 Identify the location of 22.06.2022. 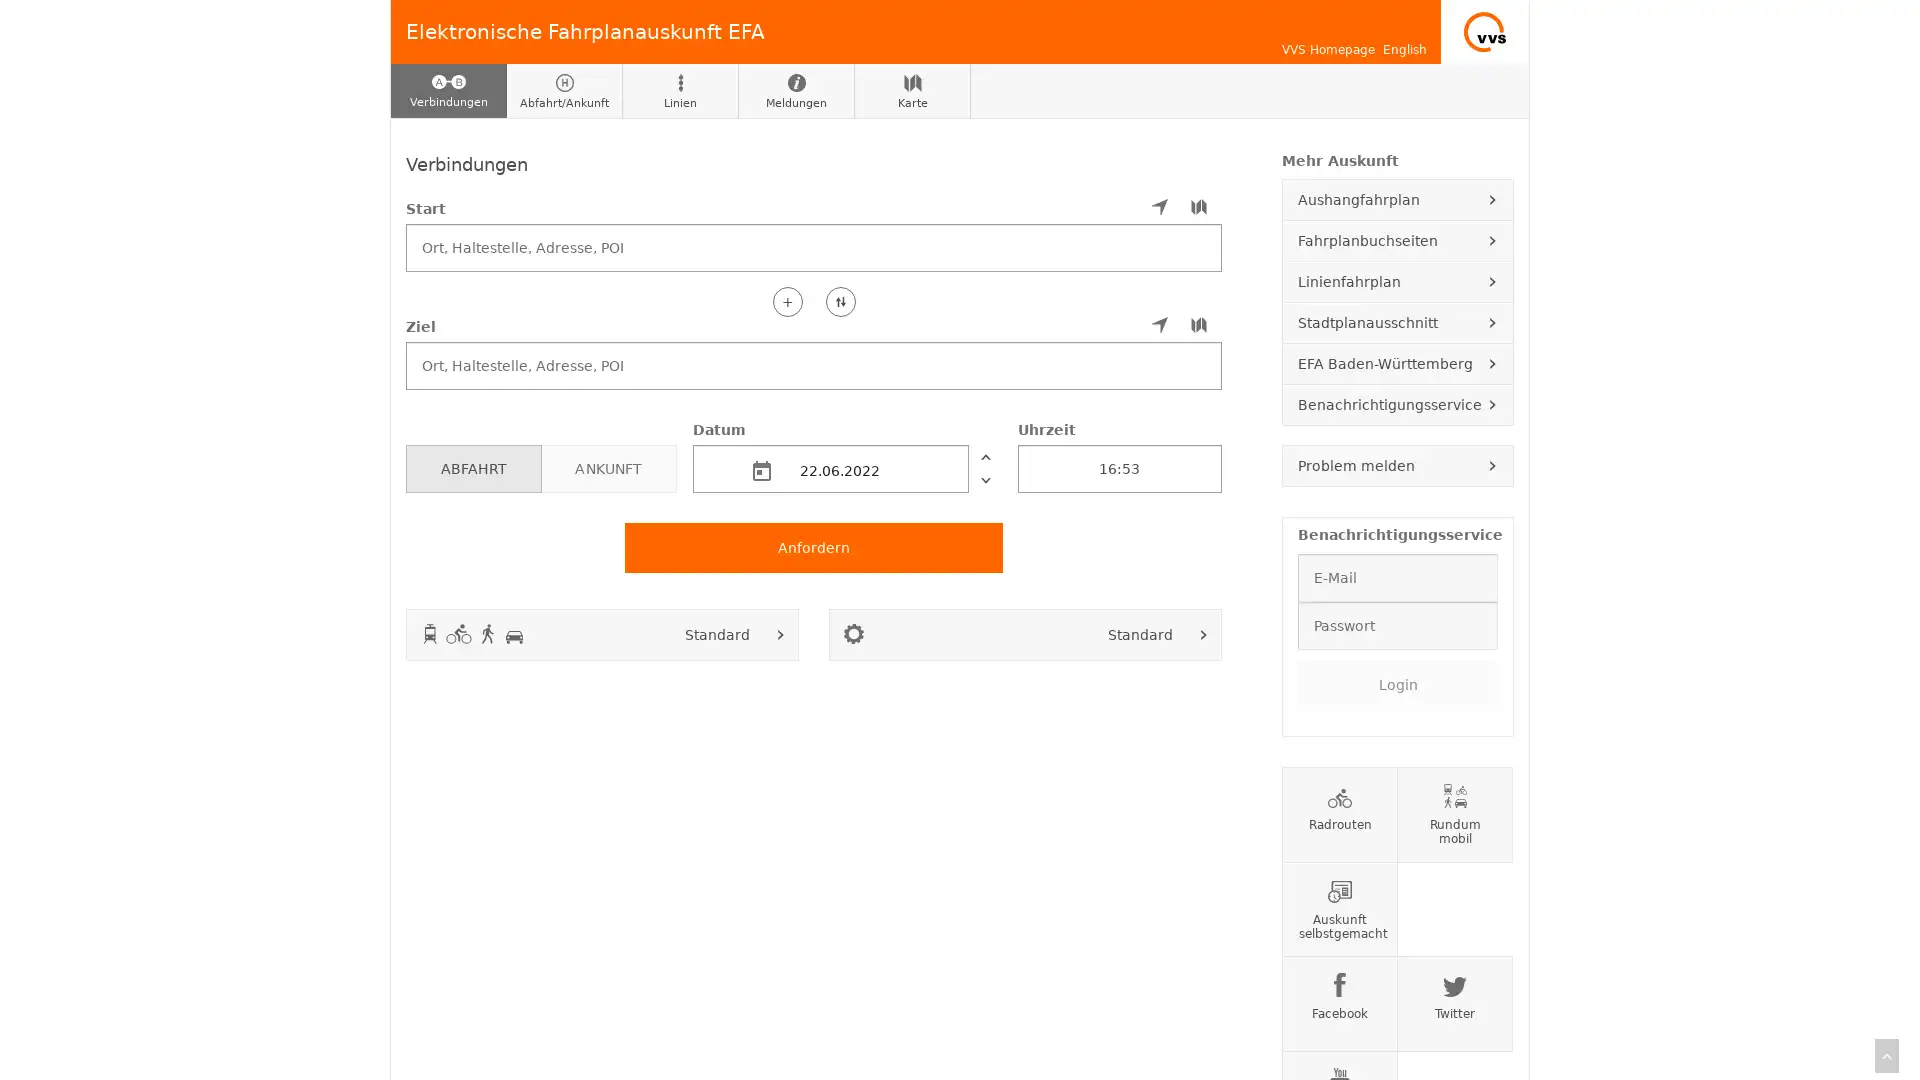
(830, 467).